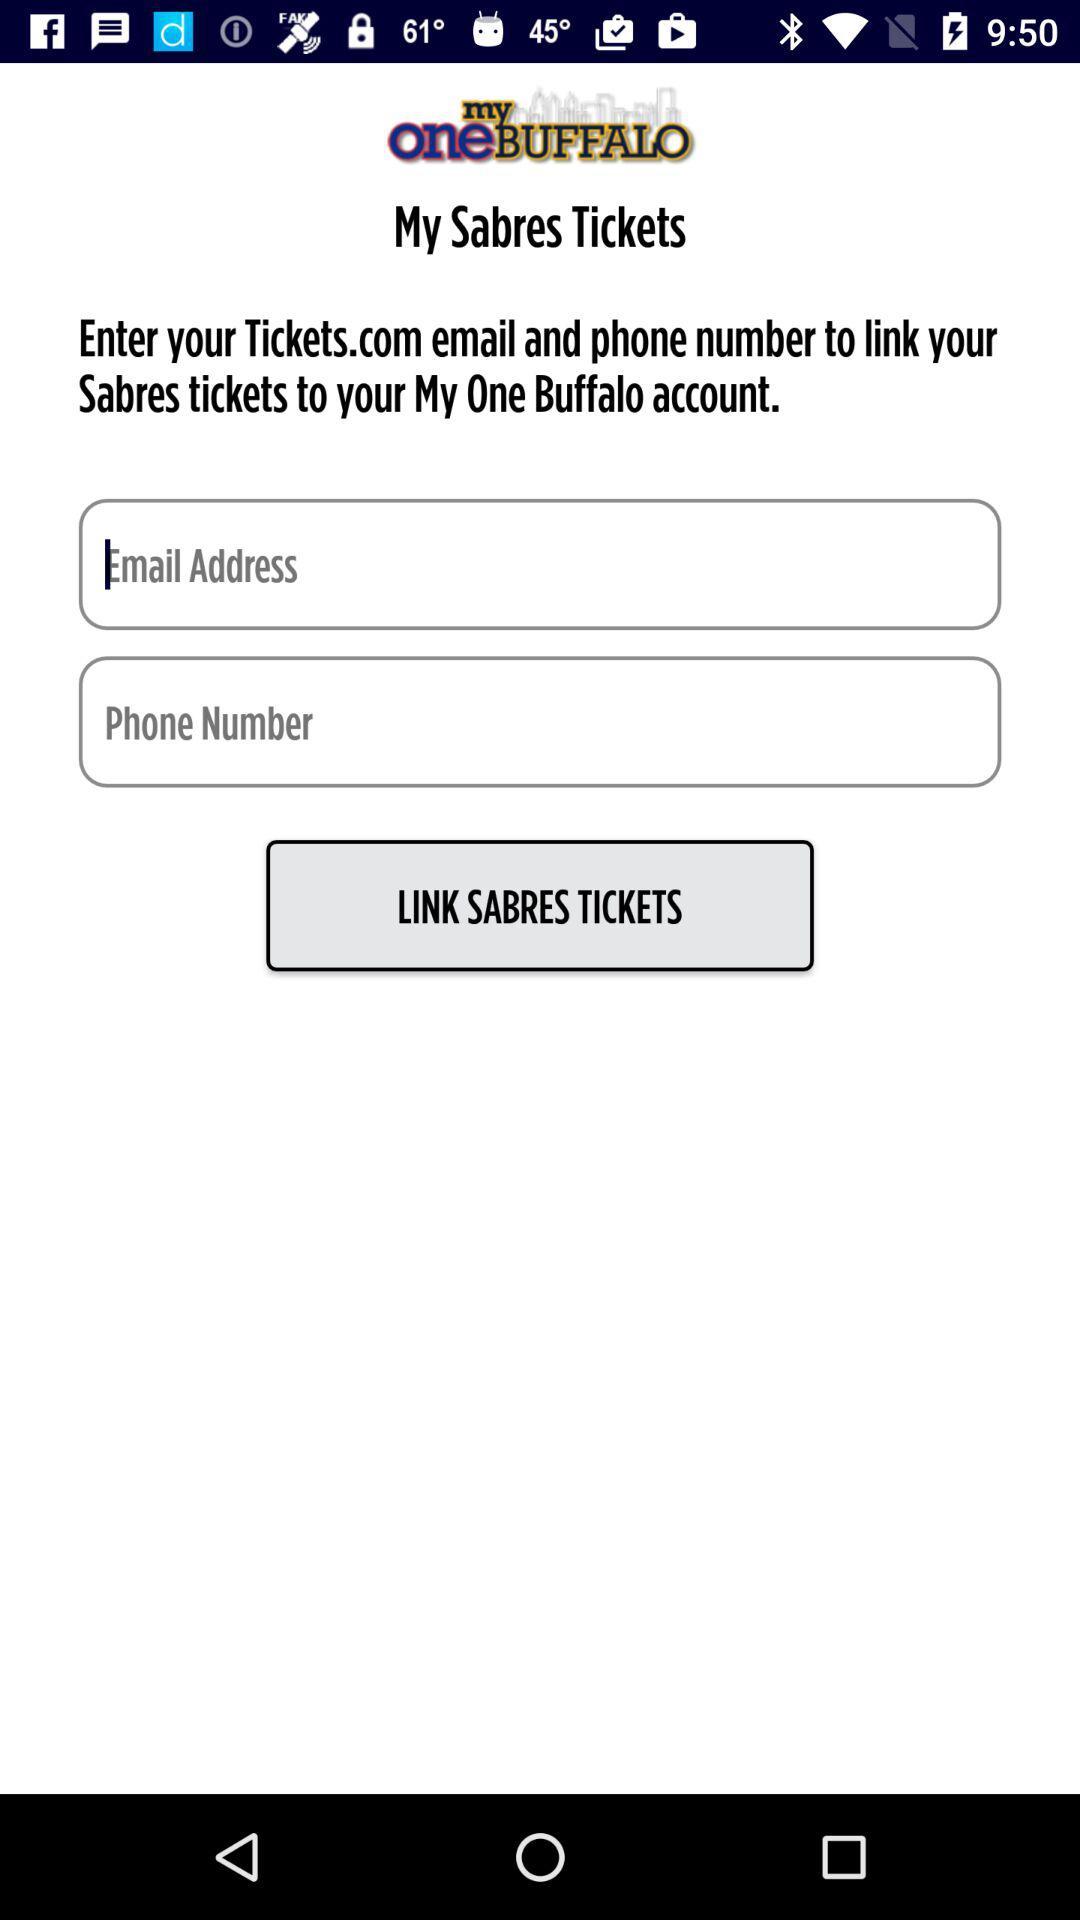 This screenshot has height=1920, width=1080. What do you see at coordinates (540, 563) in the screenshot?
I see `put email` at bounding box center [540, 563].